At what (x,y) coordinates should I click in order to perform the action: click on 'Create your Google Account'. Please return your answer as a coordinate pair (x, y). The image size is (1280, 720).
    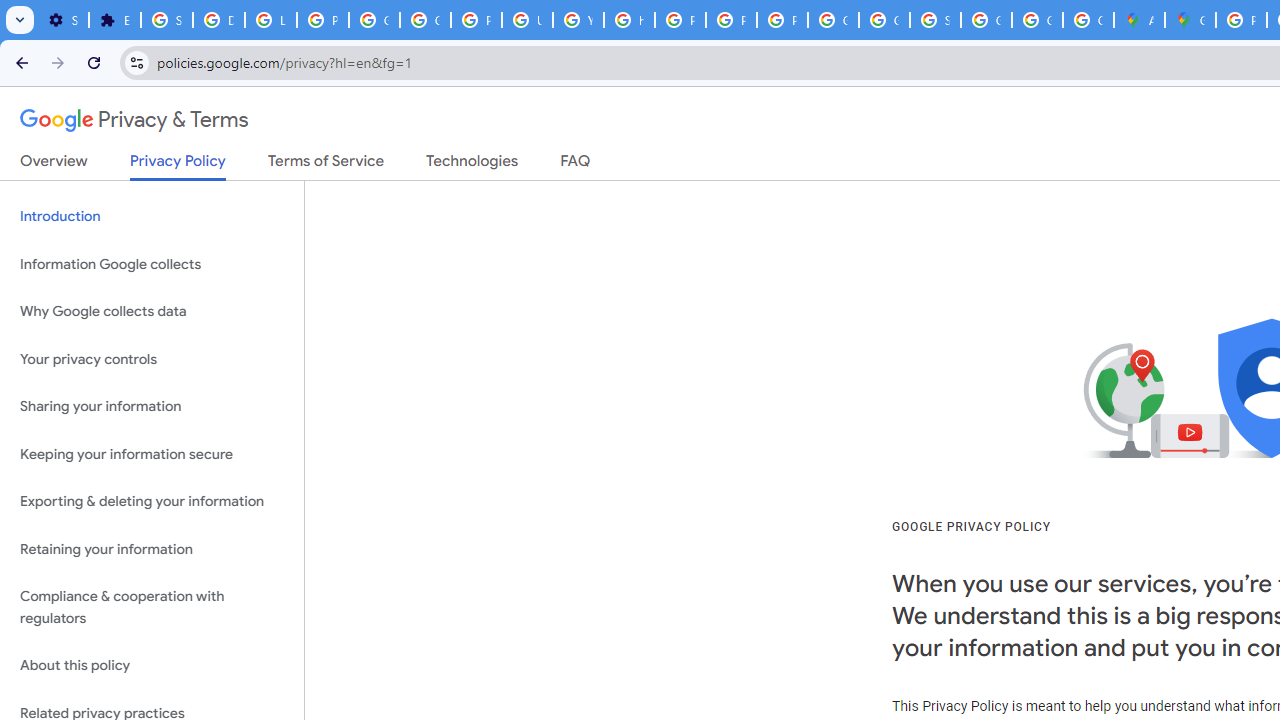
    Looking at the image, I should click on (1087, 20).